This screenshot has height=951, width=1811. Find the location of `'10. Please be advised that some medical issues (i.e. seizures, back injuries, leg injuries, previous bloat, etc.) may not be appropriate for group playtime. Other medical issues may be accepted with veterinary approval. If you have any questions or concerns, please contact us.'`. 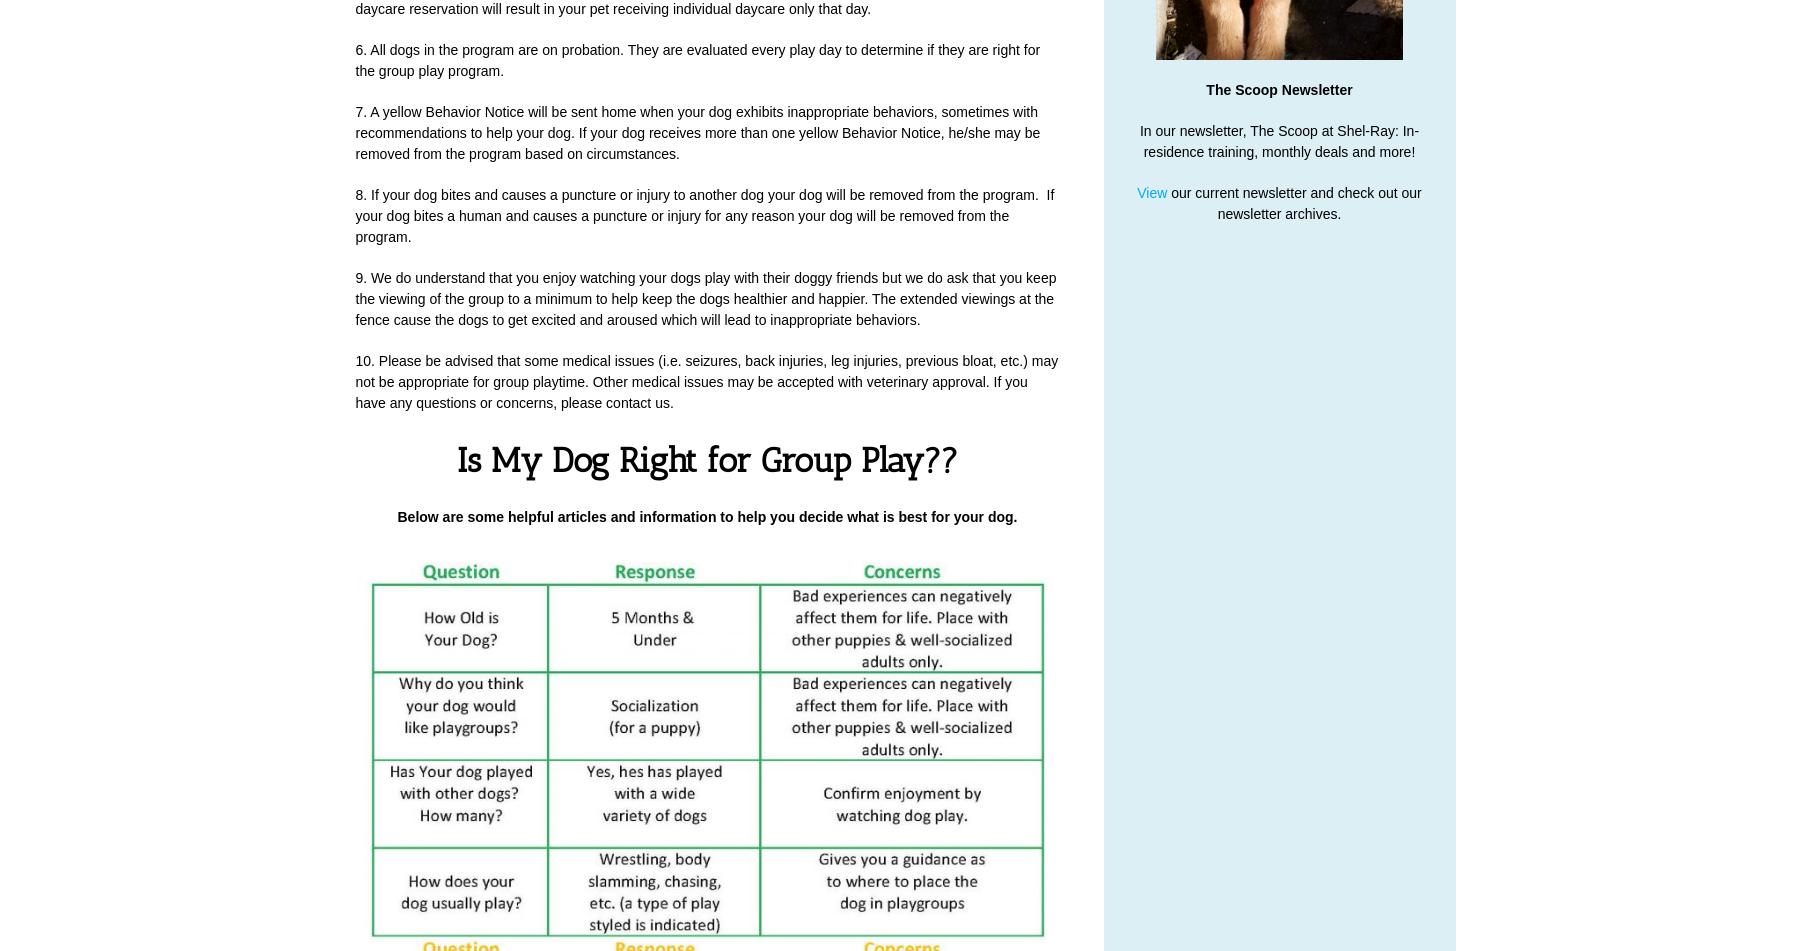

'10. Please be advised that some medical issues (i.e. seizures, back injuries, leg injuries, previous bloat, etc.) may not be appropriate for group playtime. Other medical issues may be accepted with veterinary approval. If you have any questions or concerns, please contact us.' is located at coordinates (705, 382).